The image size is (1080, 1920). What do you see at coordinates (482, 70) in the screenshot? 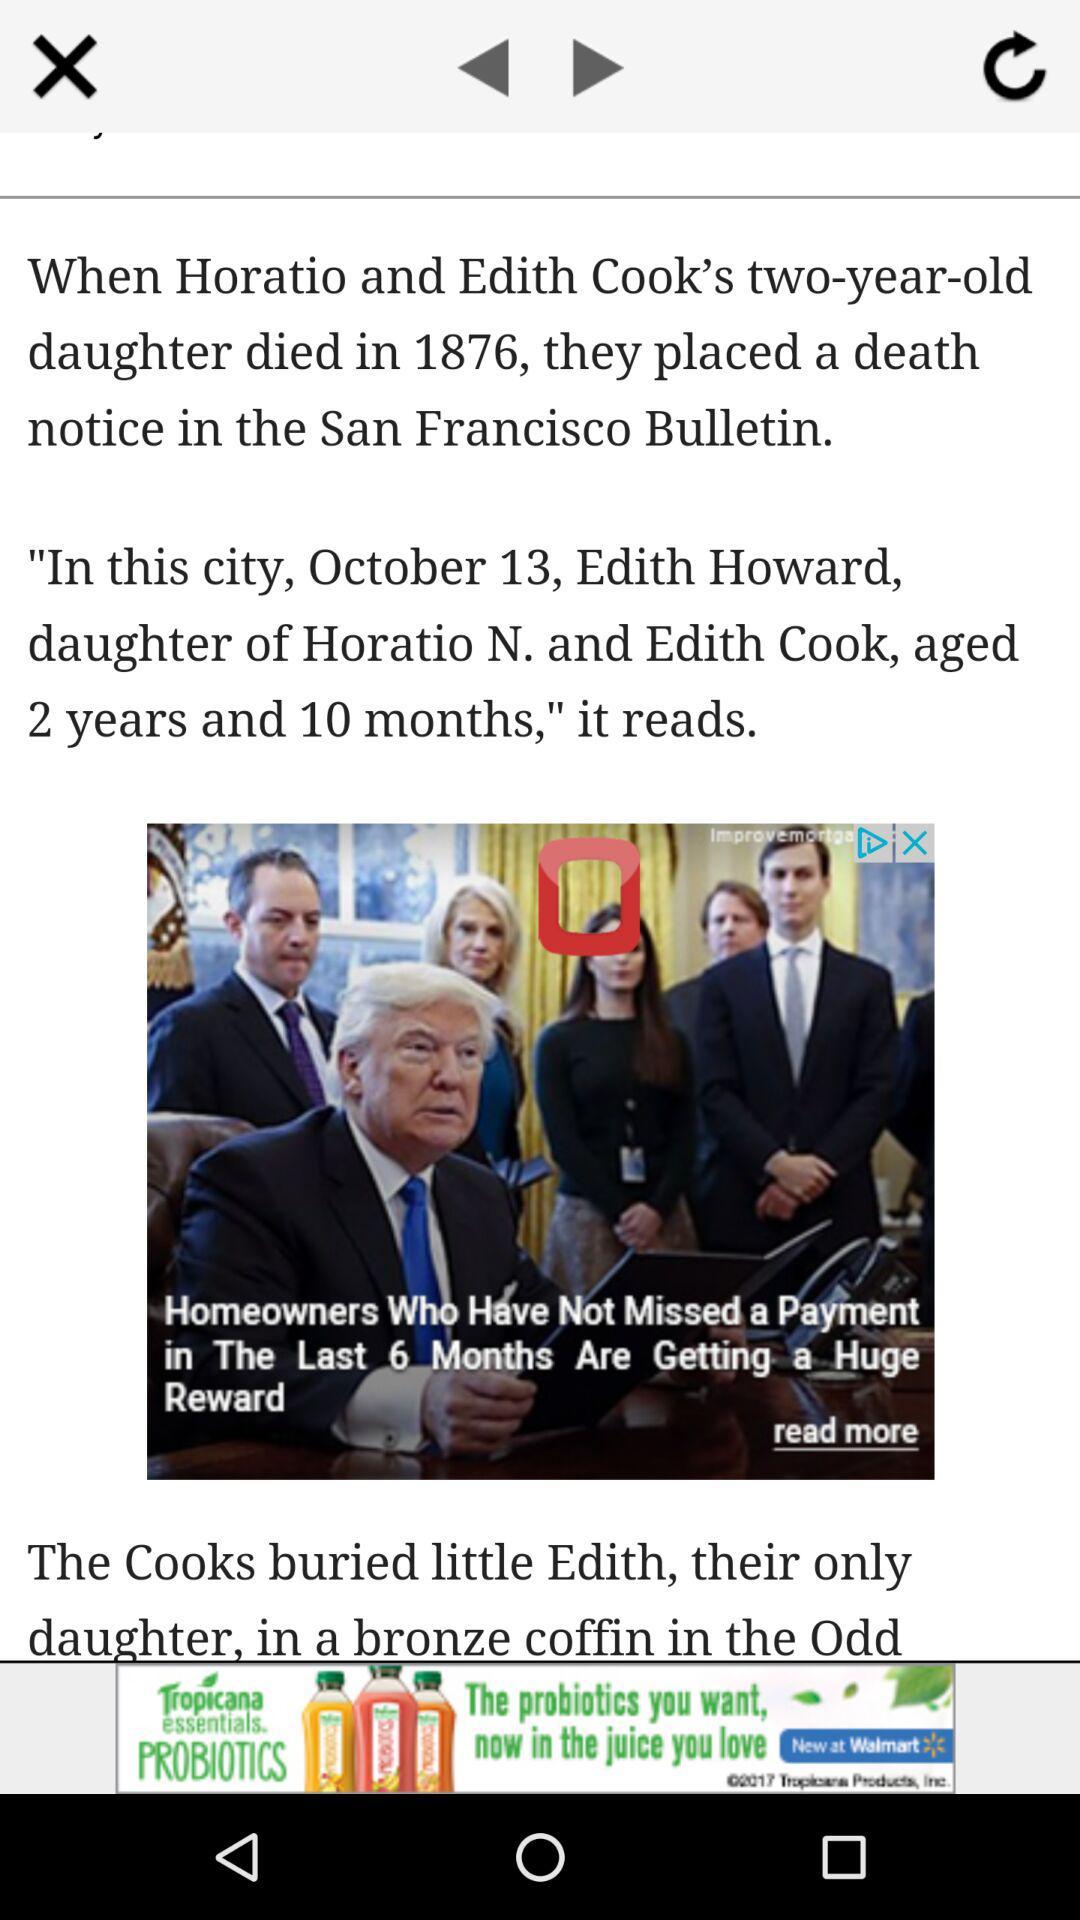
I see `the arrow_backward icon` at bounding box center [482, 70].